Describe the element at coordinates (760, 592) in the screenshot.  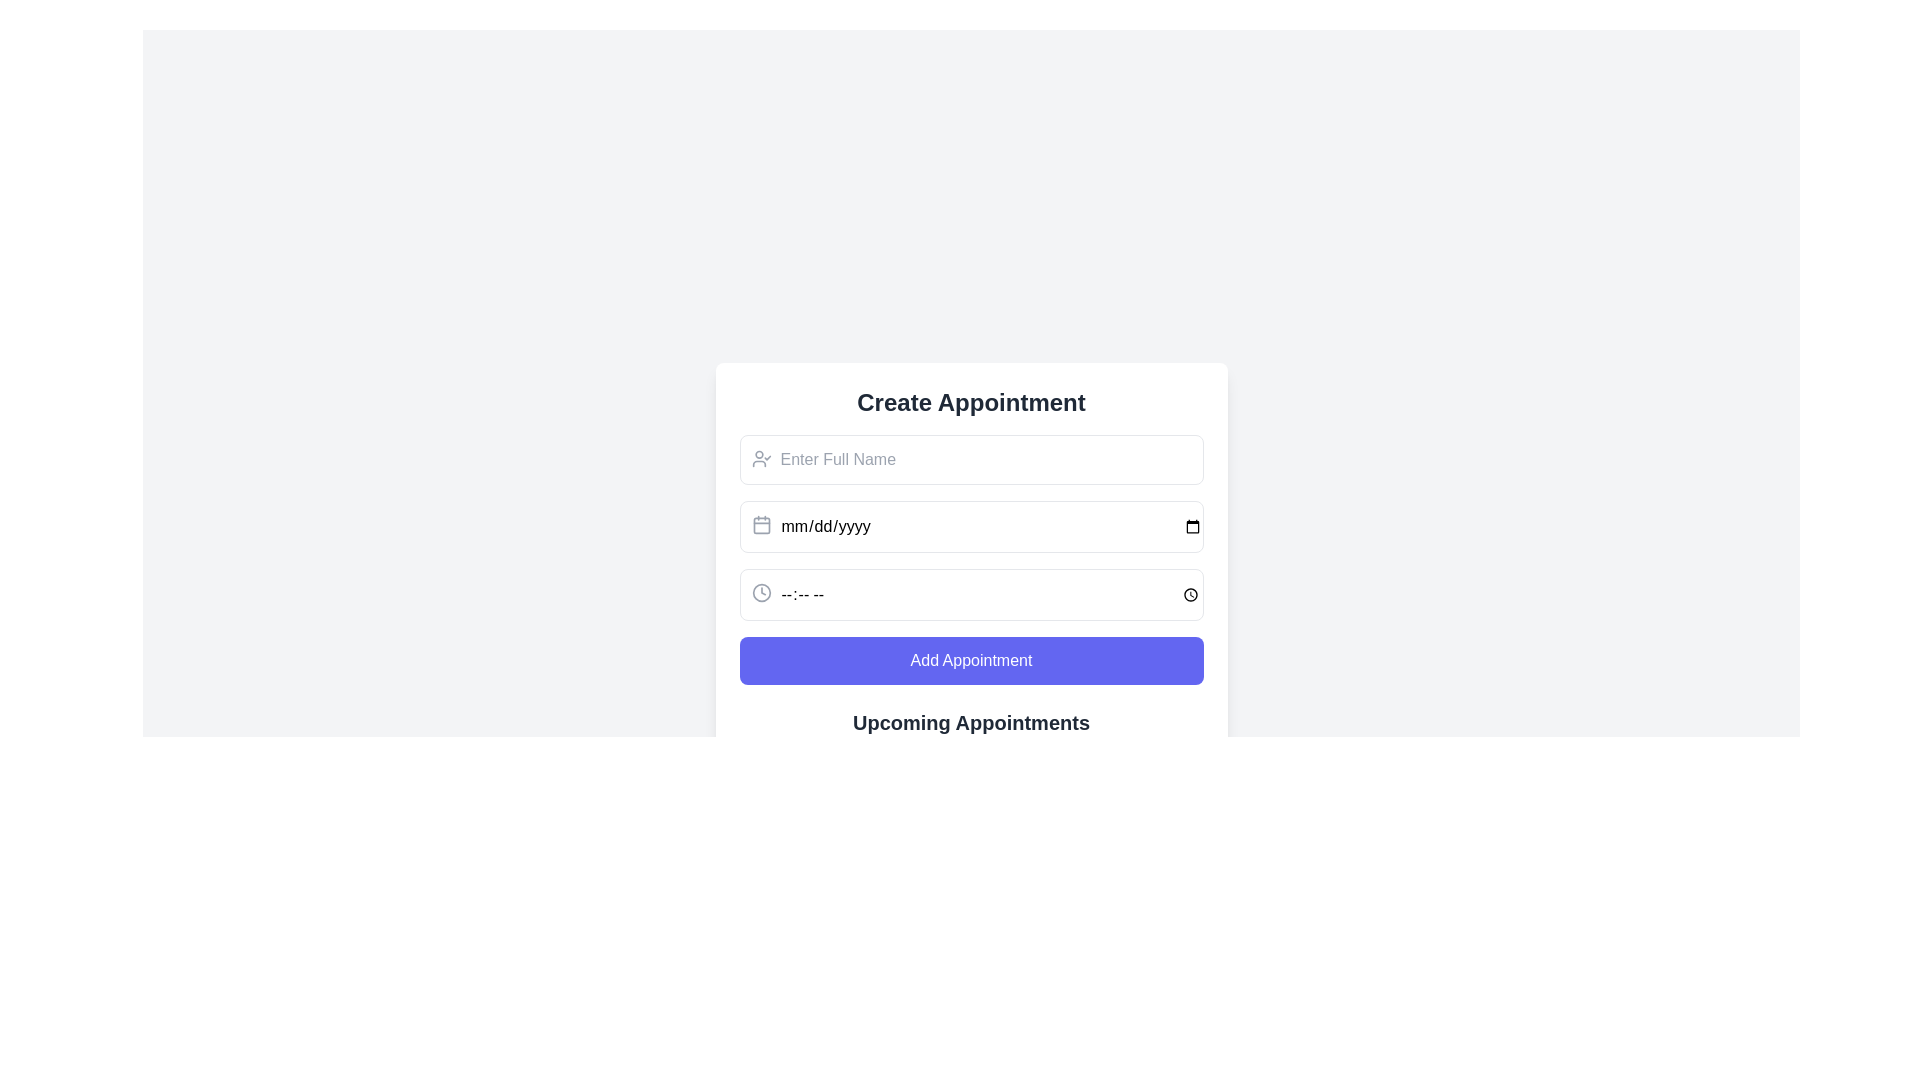
I see `the circular clock icon background in the Create Appointment form, which is styled with a gray and white color scheme and has a border resembling a clock face` at that location.